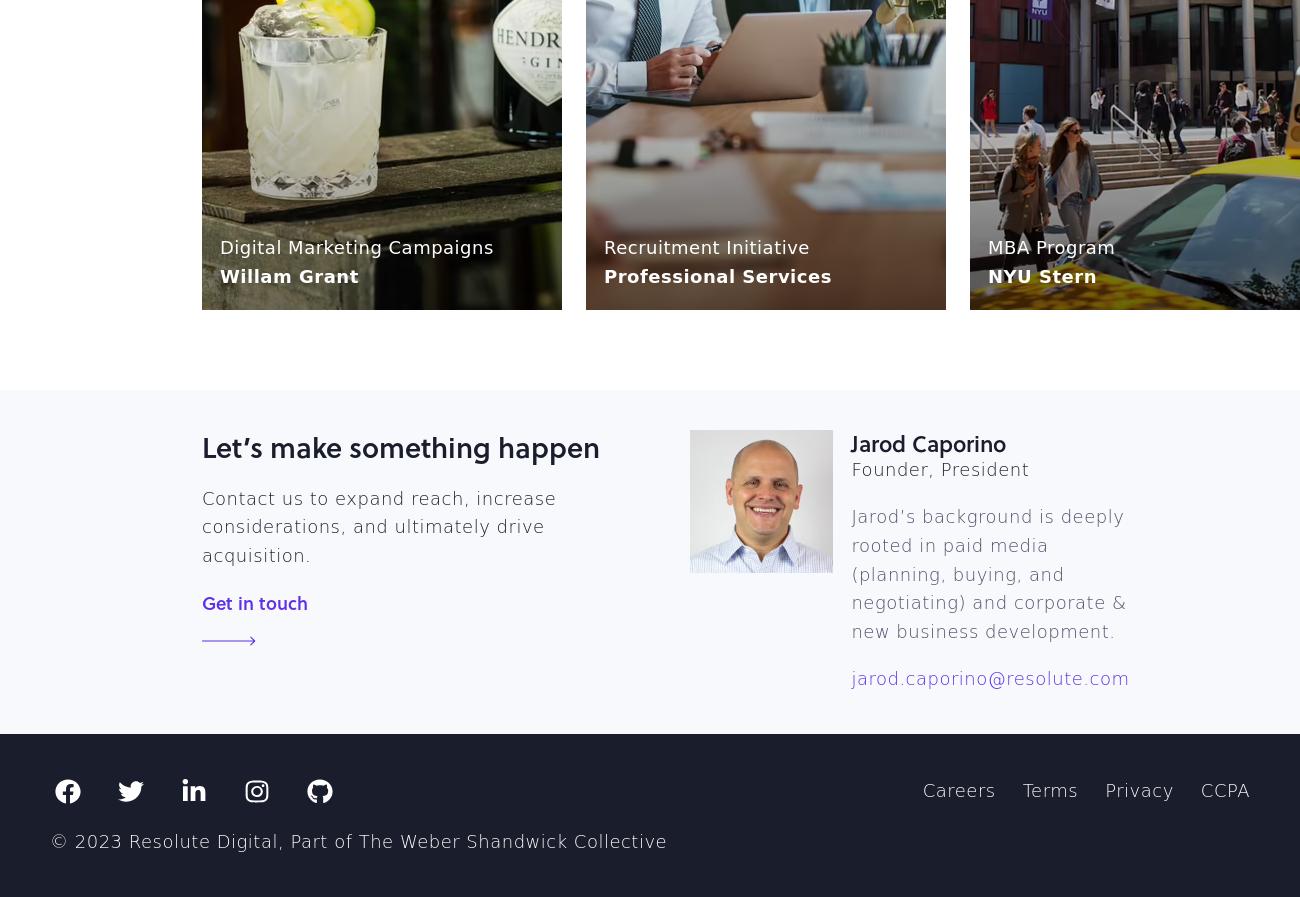 The height and width of the screenshot is (897, 1300). I want to click on 'CCPA', so click(1223, 790).